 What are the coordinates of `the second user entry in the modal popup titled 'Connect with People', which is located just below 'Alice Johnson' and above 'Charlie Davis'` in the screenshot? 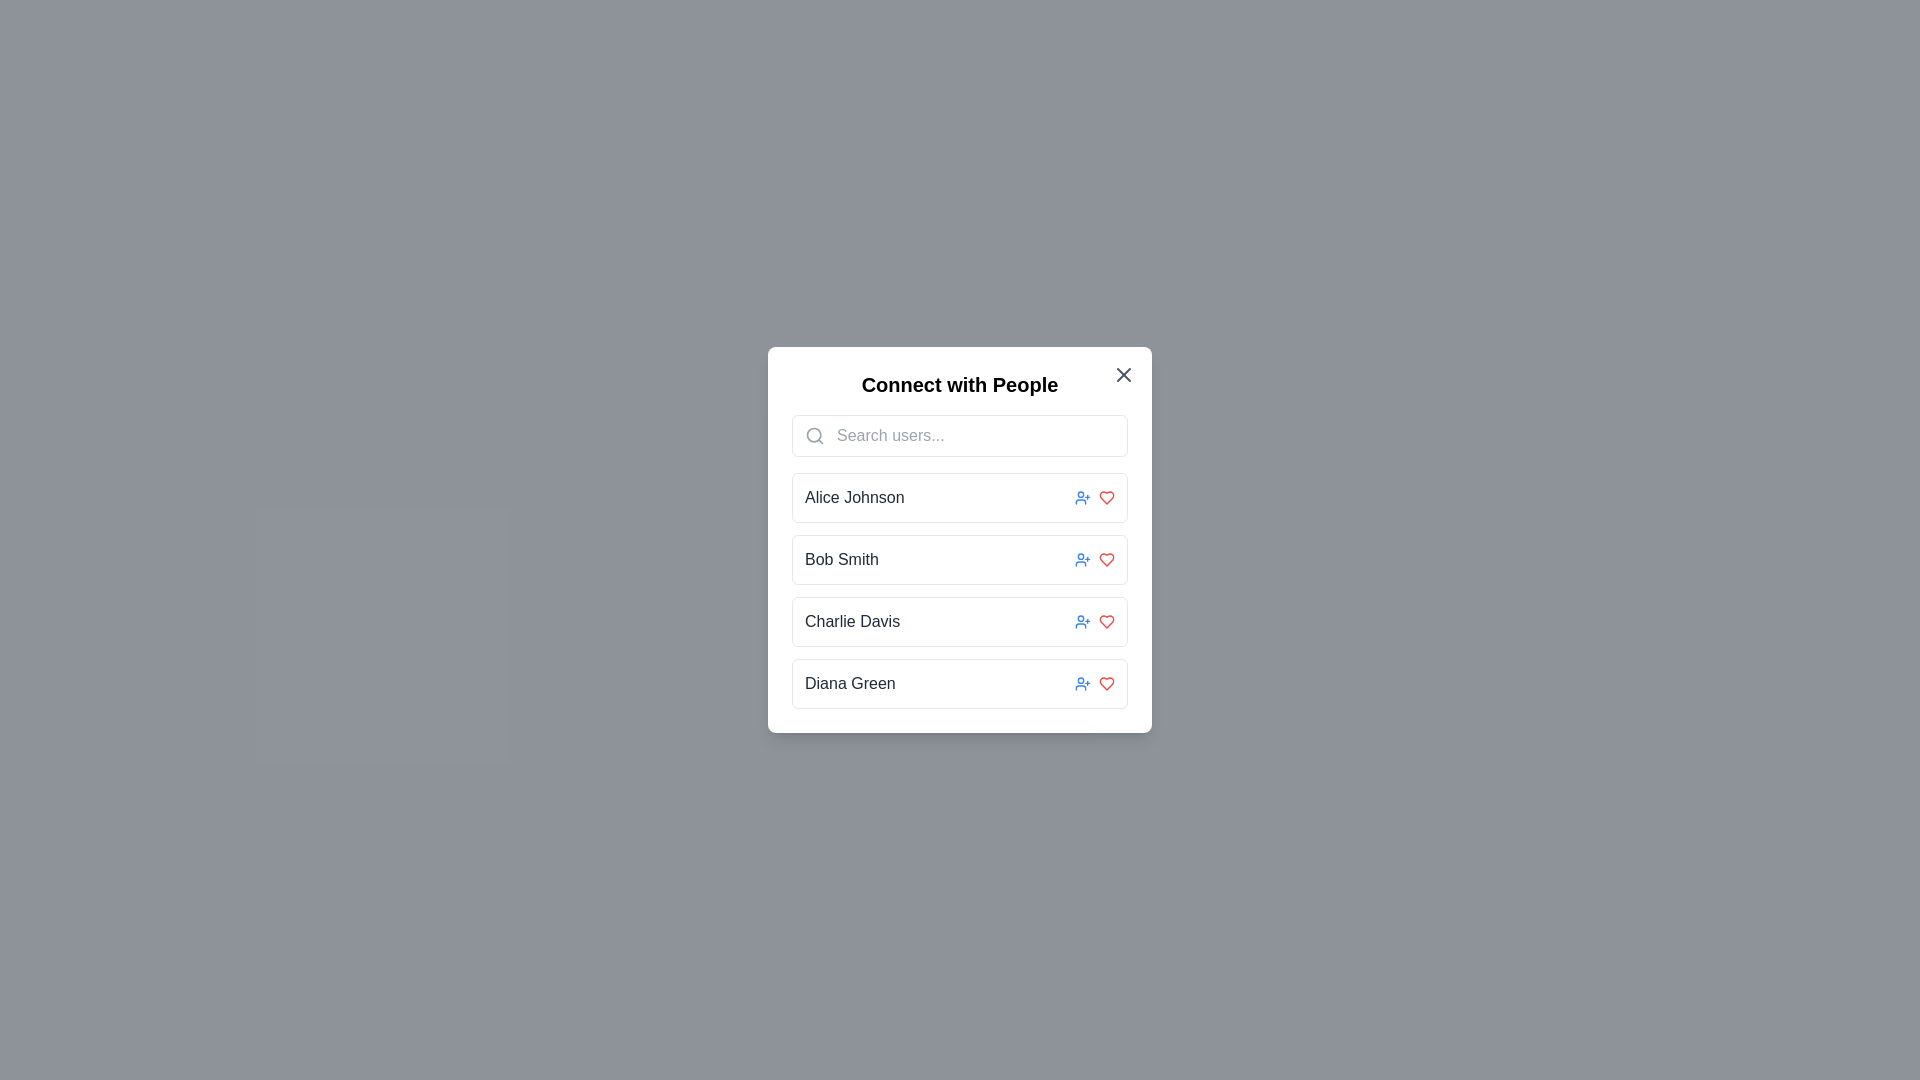 It's located at (960, 540).